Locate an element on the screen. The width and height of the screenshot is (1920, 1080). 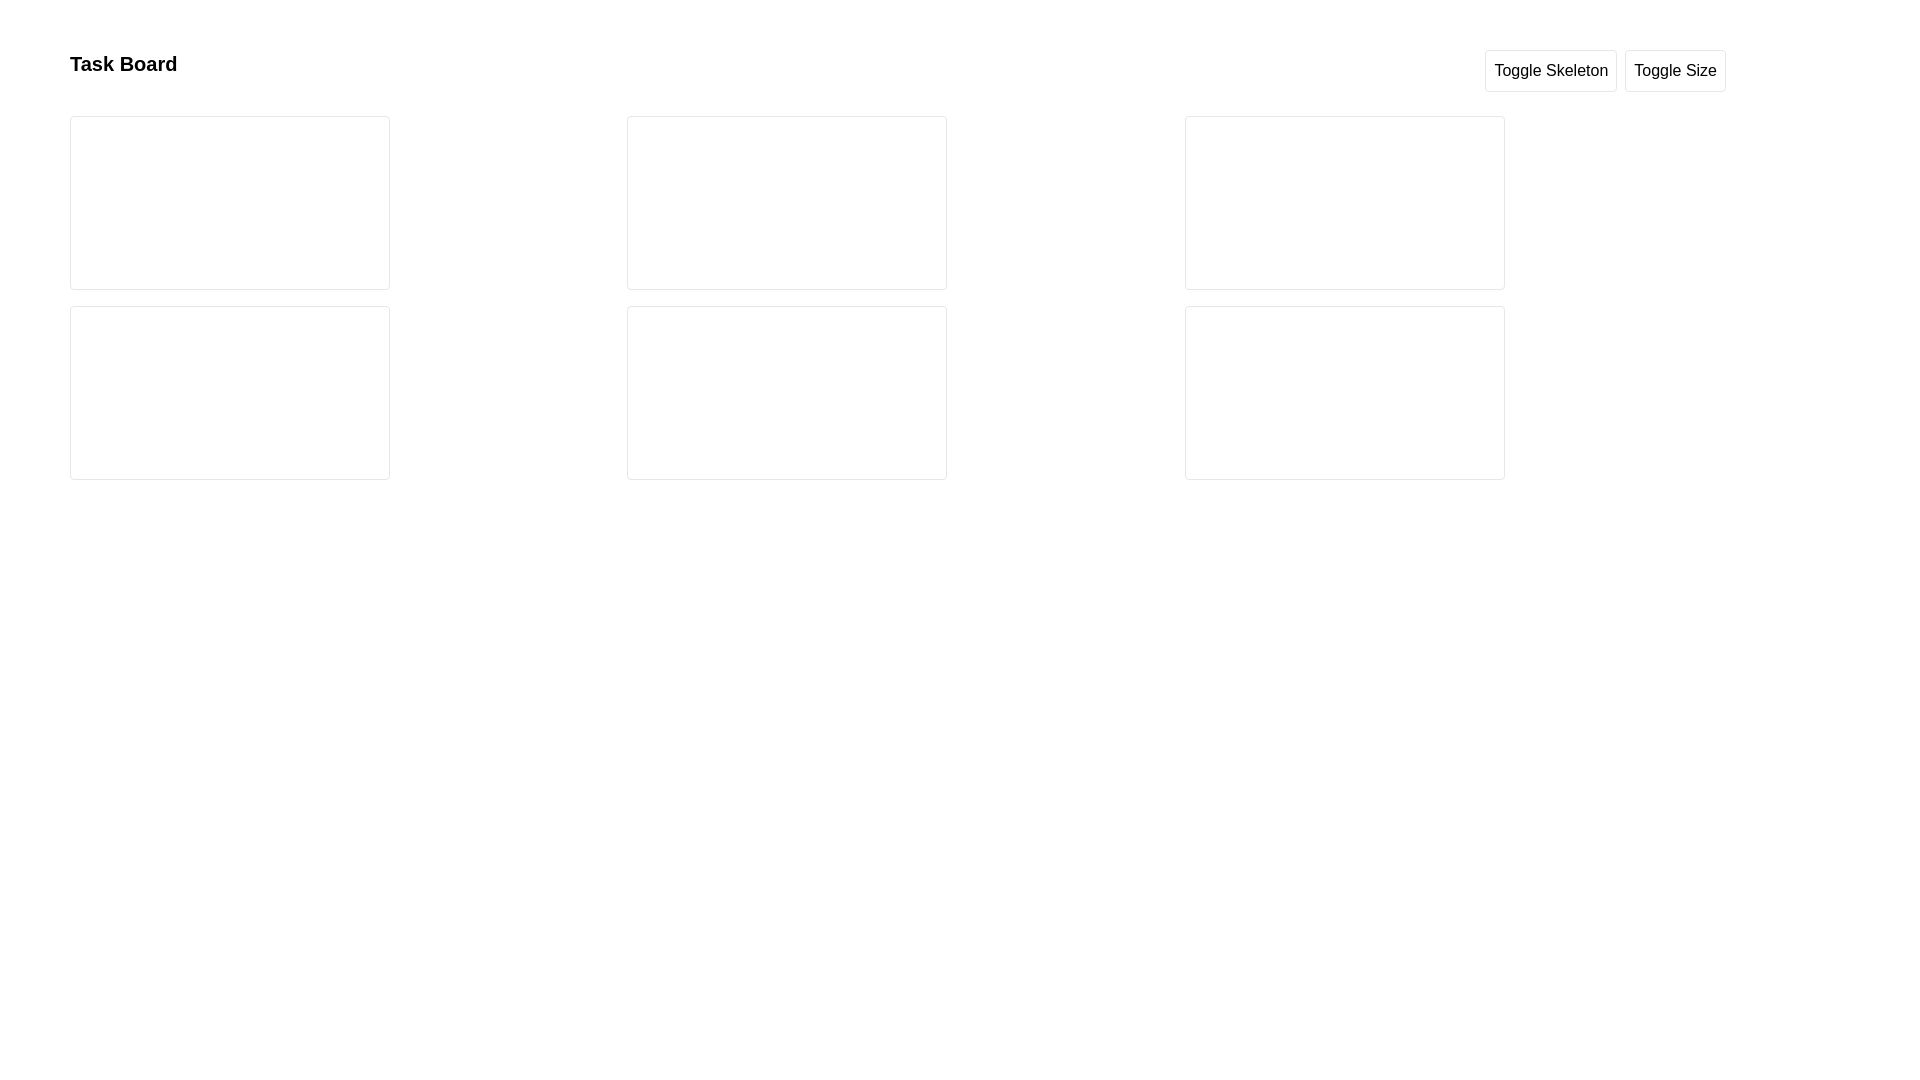
the Loading skeleton placeholder, which is a medium gray horizontal line with a pulsating animation located at the top of a card-like area is located at coordinates (781, 141).